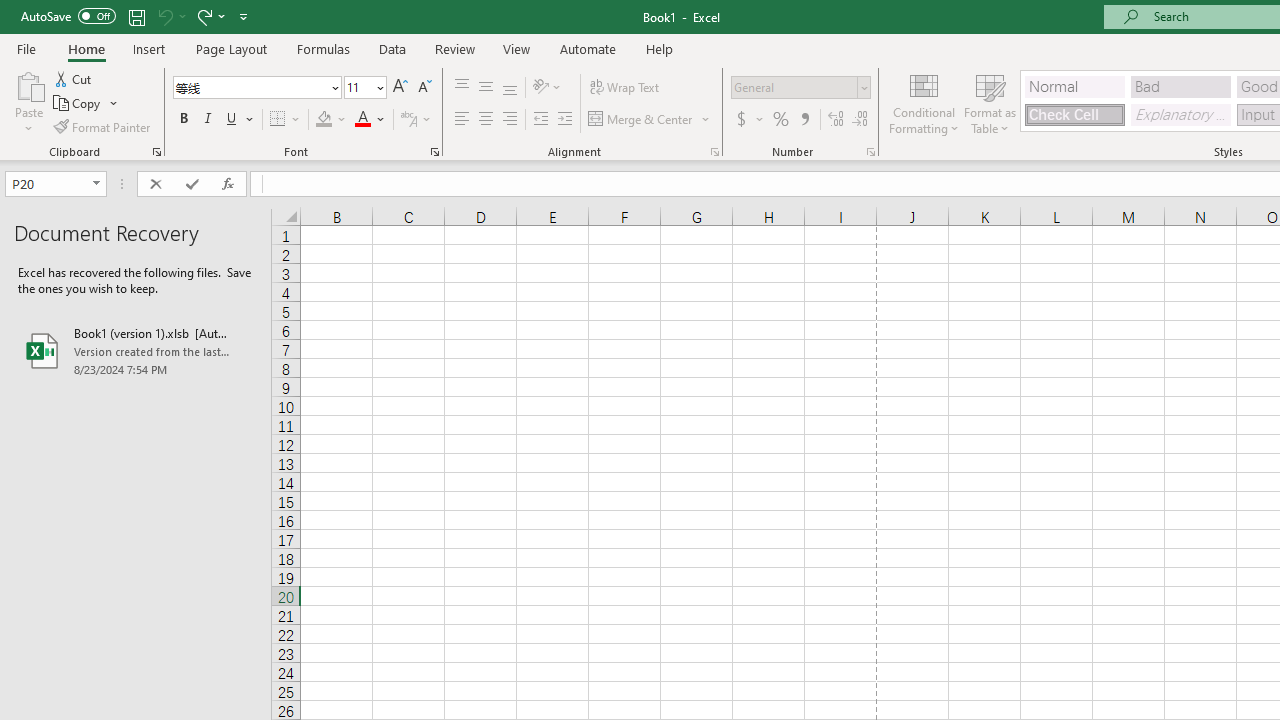 Image resolution: width=1280 pixels, height=720 pixels. What do you see at coordinates (256, 86) in the screenshot?
I see `'Font'` at bounding box center [256, 86].